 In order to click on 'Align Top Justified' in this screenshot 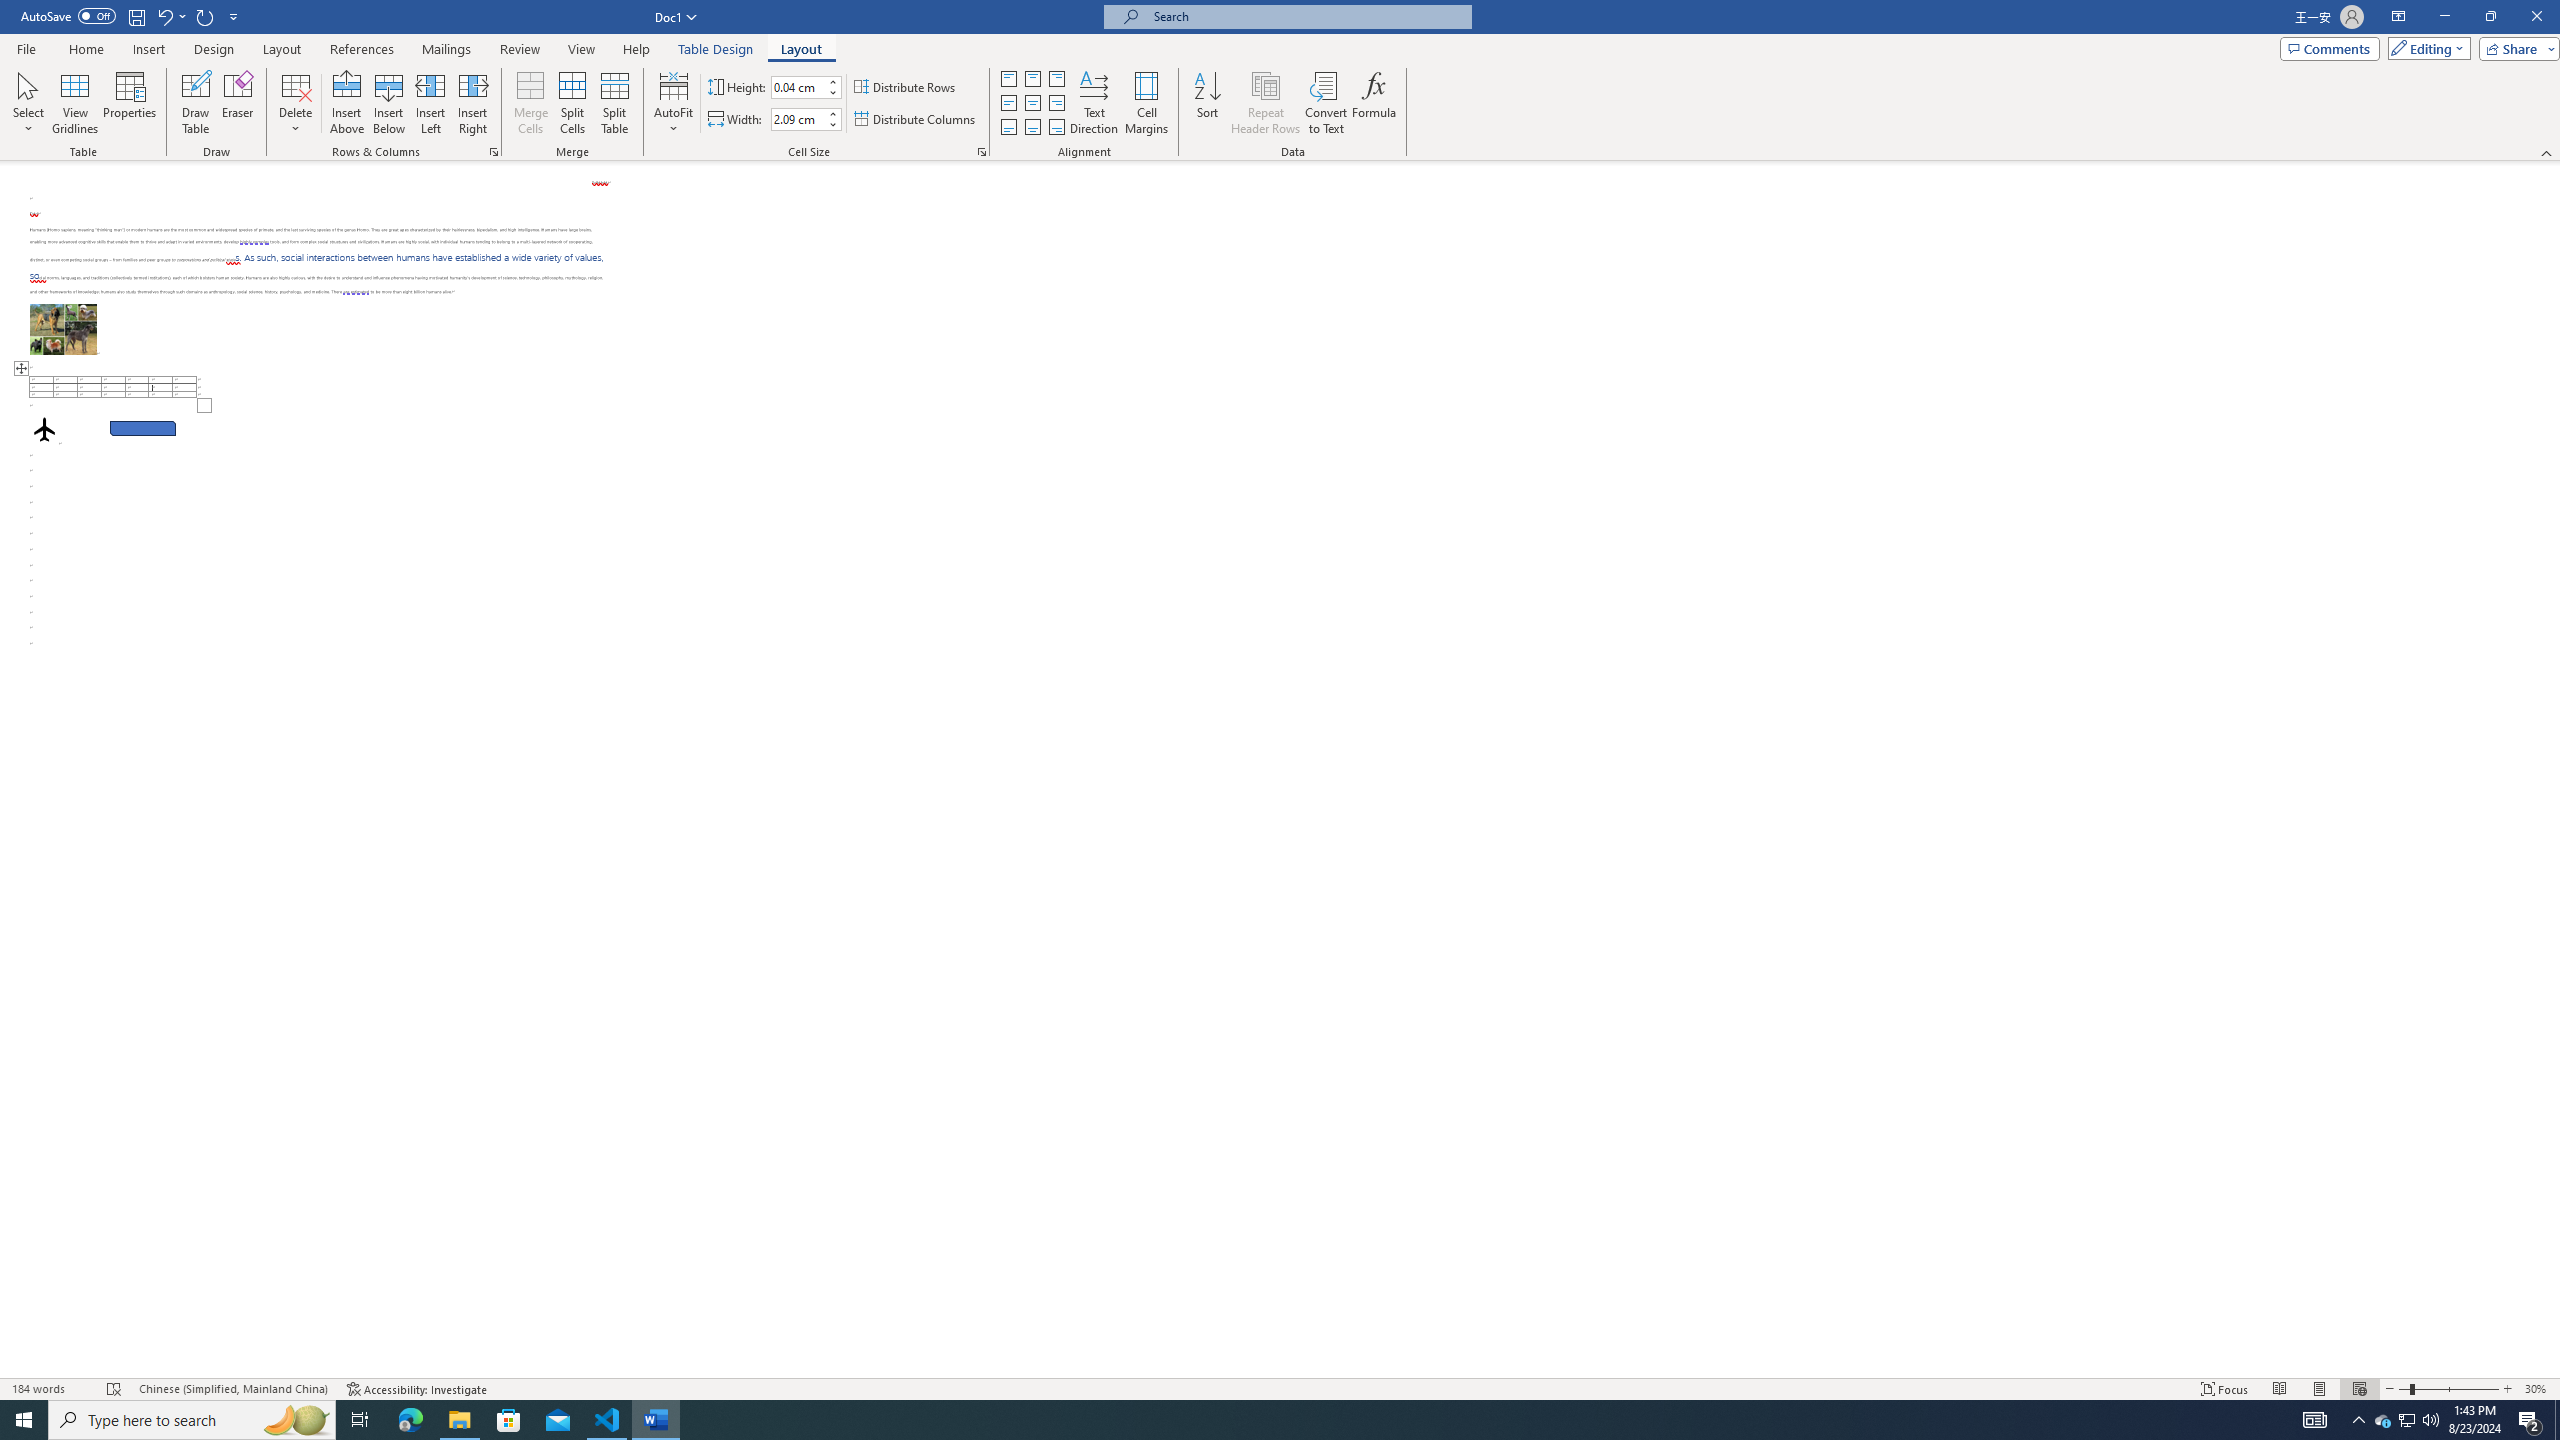, I will do `click(1007, 78)`.